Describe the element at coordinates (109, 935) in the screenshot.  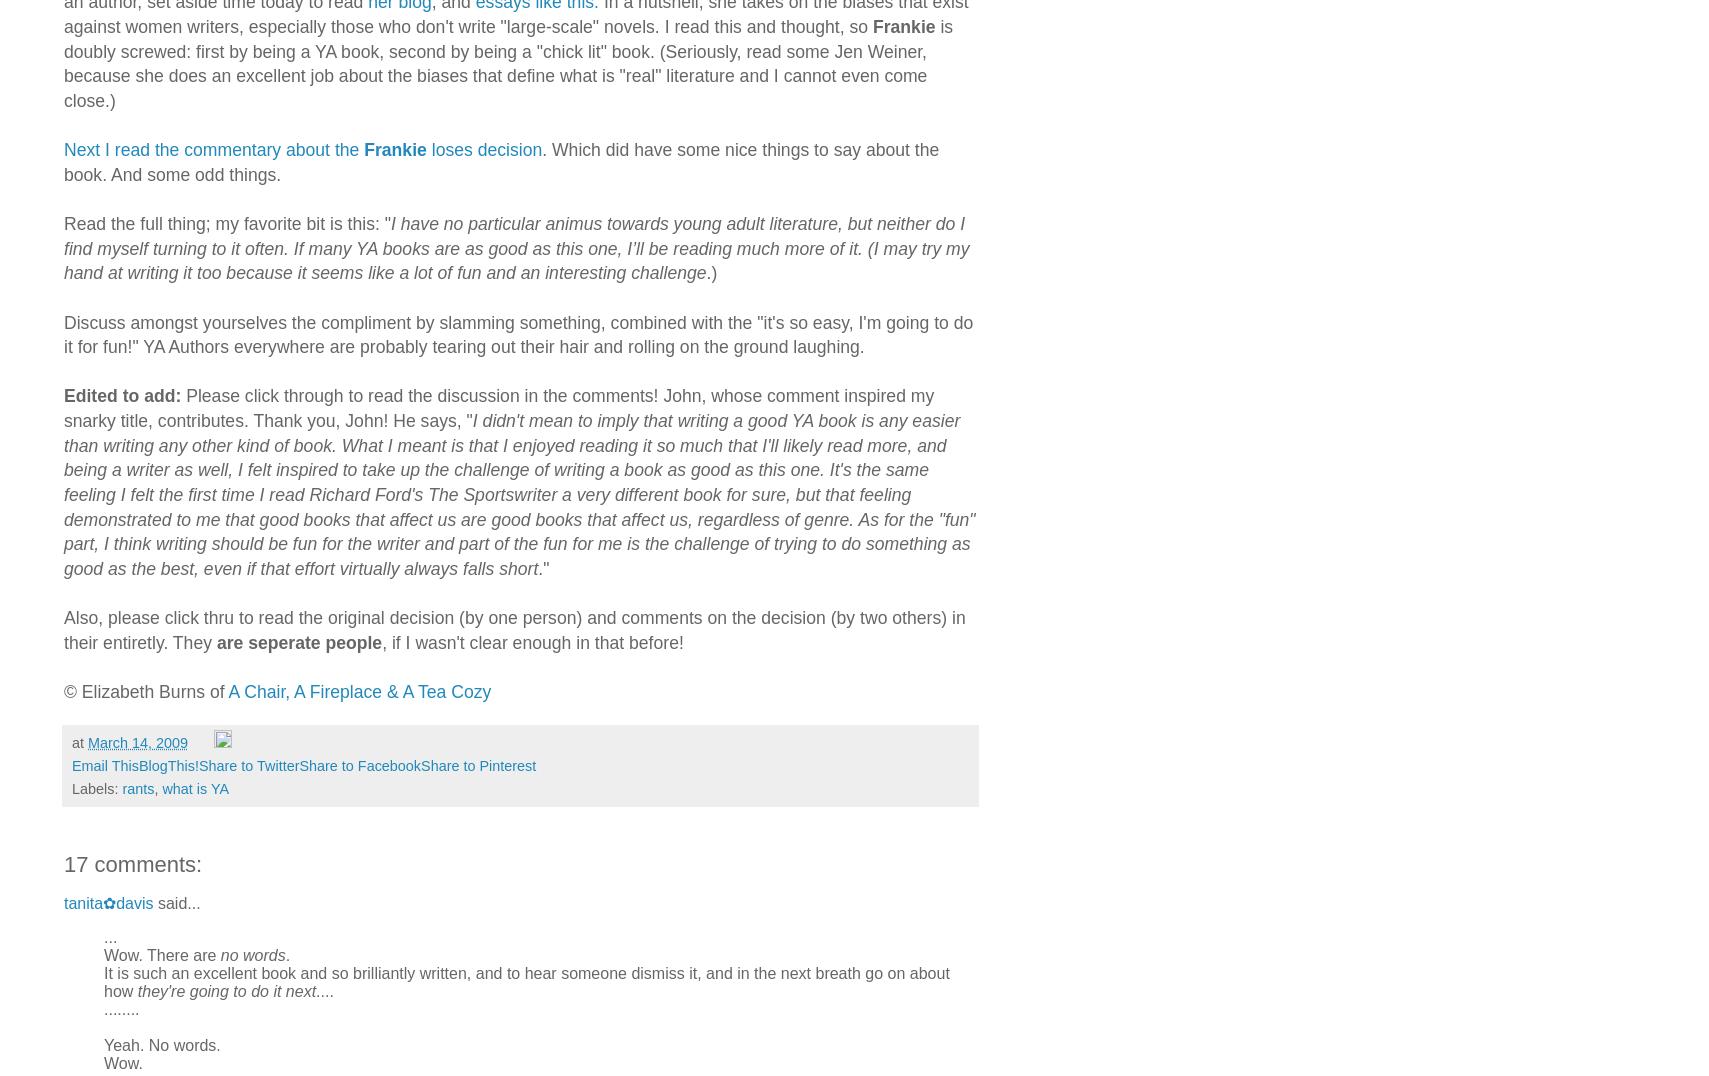
I see `'...'` at that location.